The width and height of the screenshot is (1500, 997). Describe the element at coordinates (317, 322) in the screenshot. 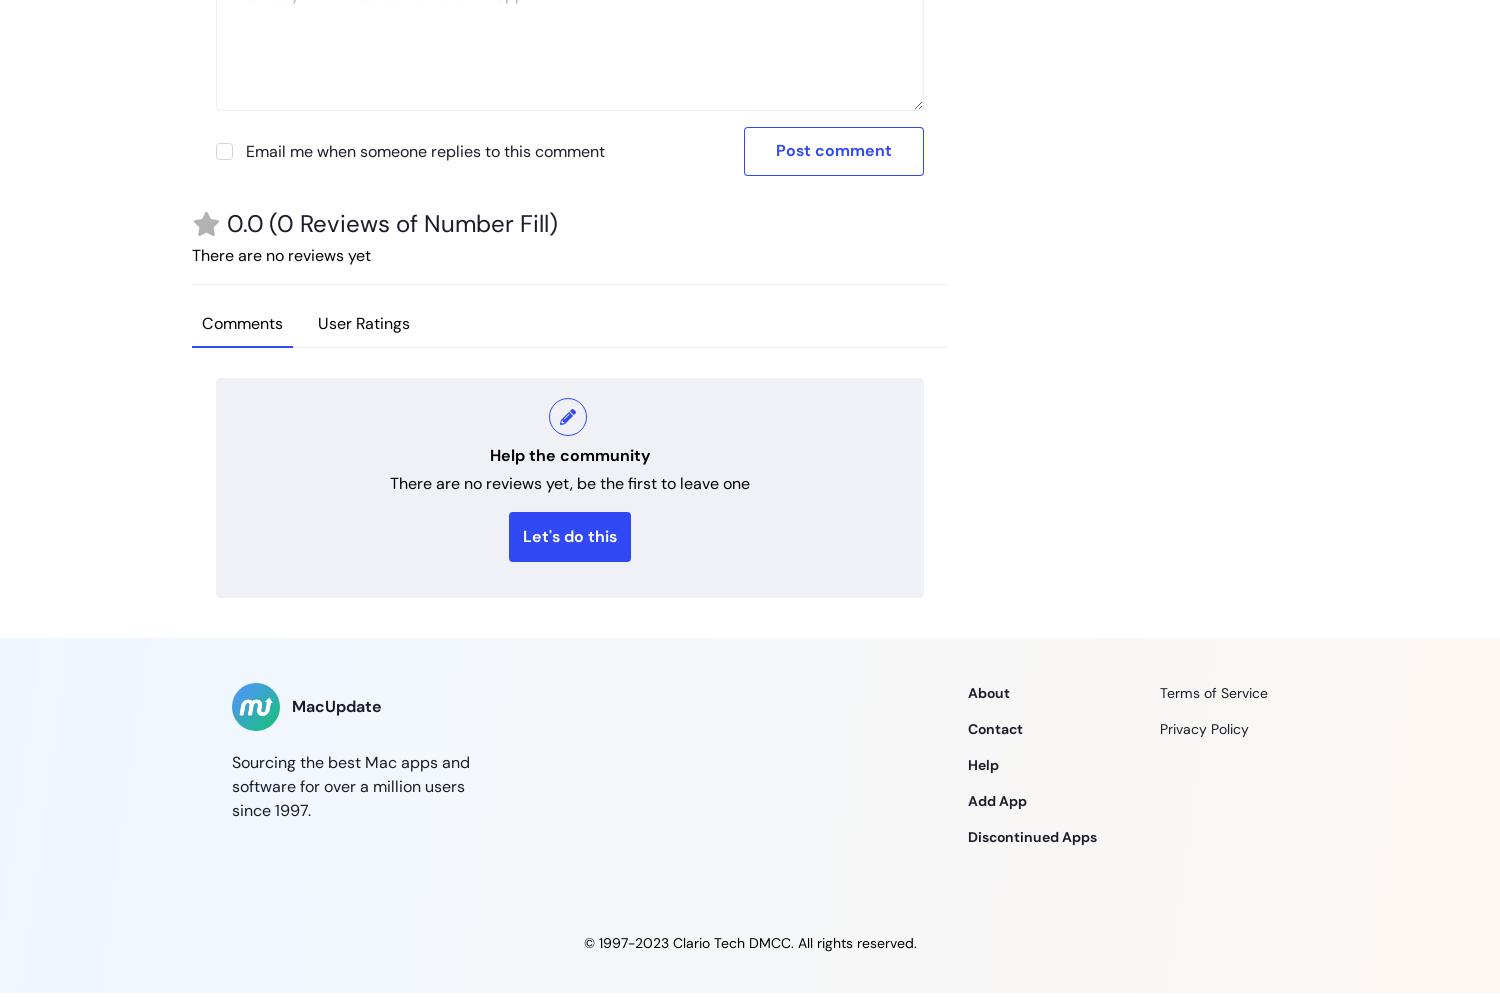

I see `'User Ratings'` at that location.